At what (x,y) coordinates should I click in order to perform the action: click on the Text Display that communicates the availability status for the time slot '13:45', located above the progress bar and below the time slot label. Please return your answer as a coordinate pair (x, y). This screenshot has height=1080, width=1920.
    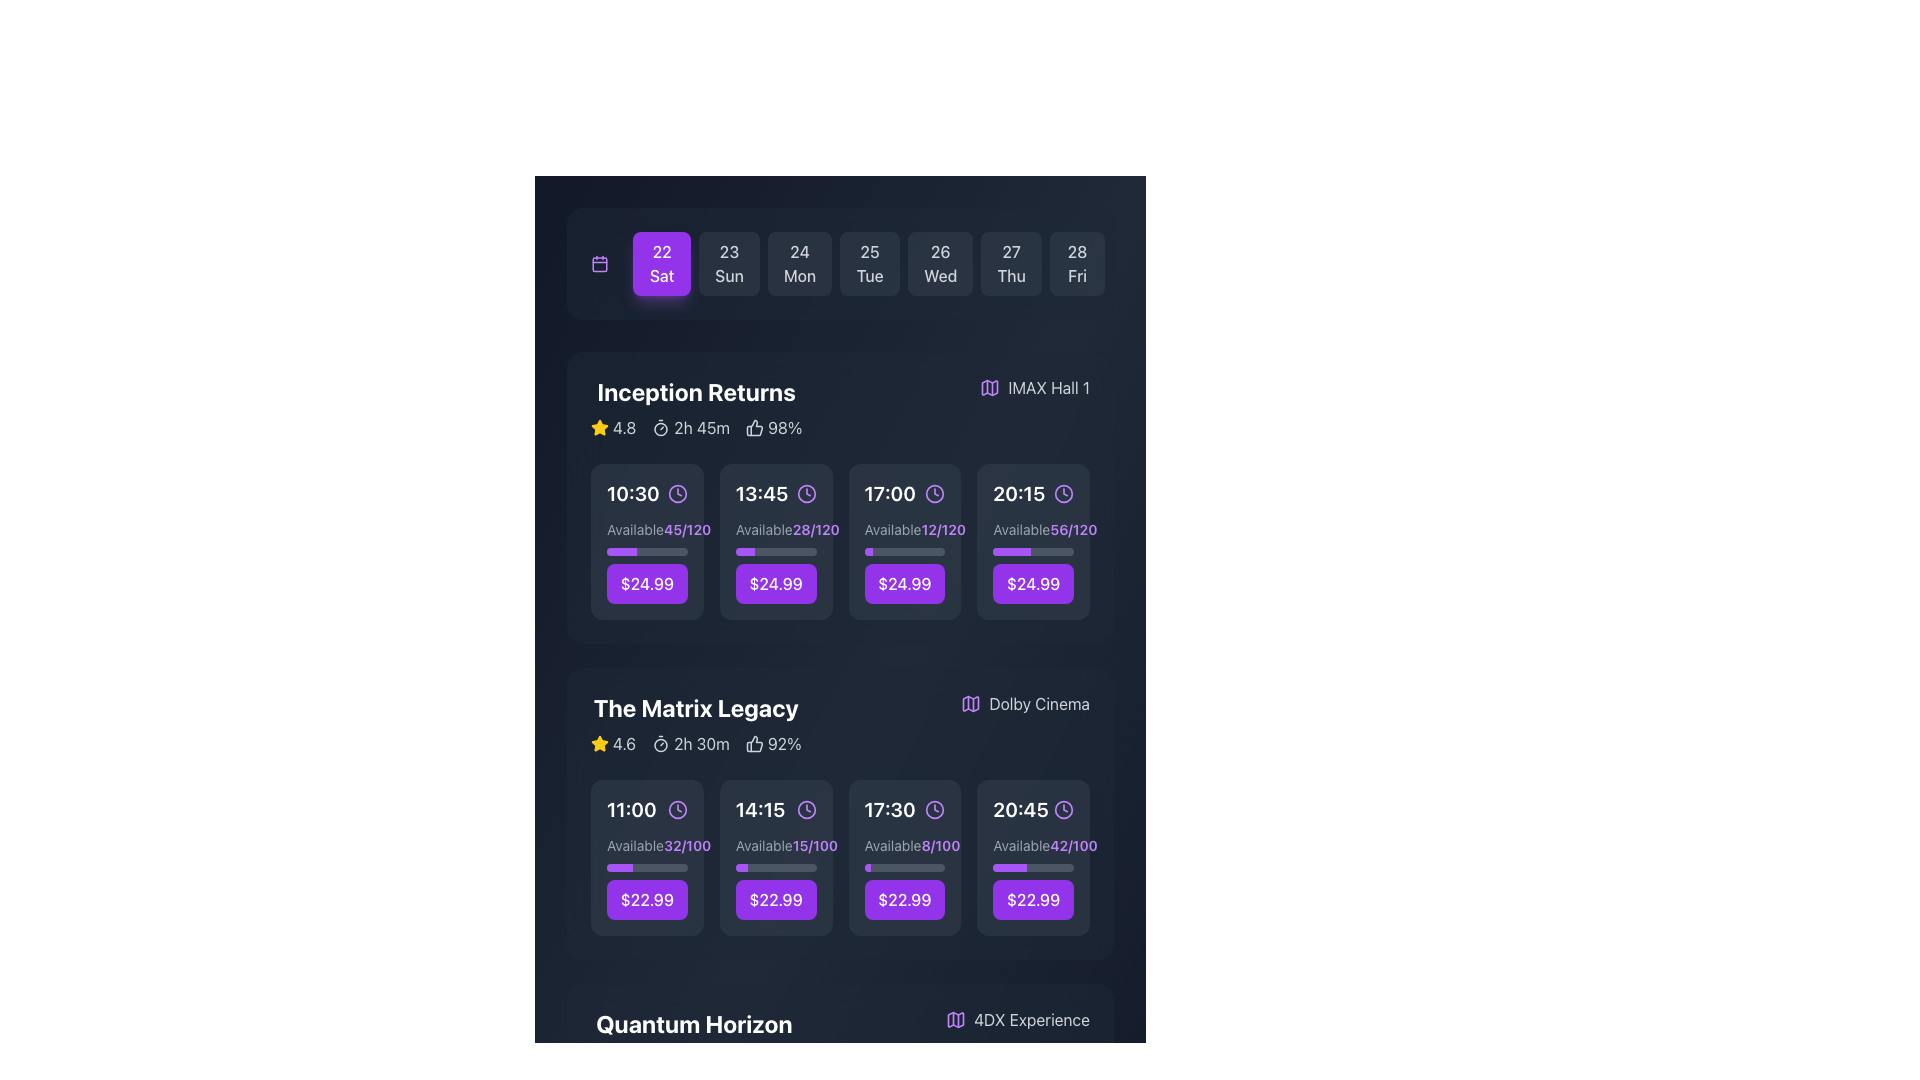
    Looking at the image, I should click on (775, 528).